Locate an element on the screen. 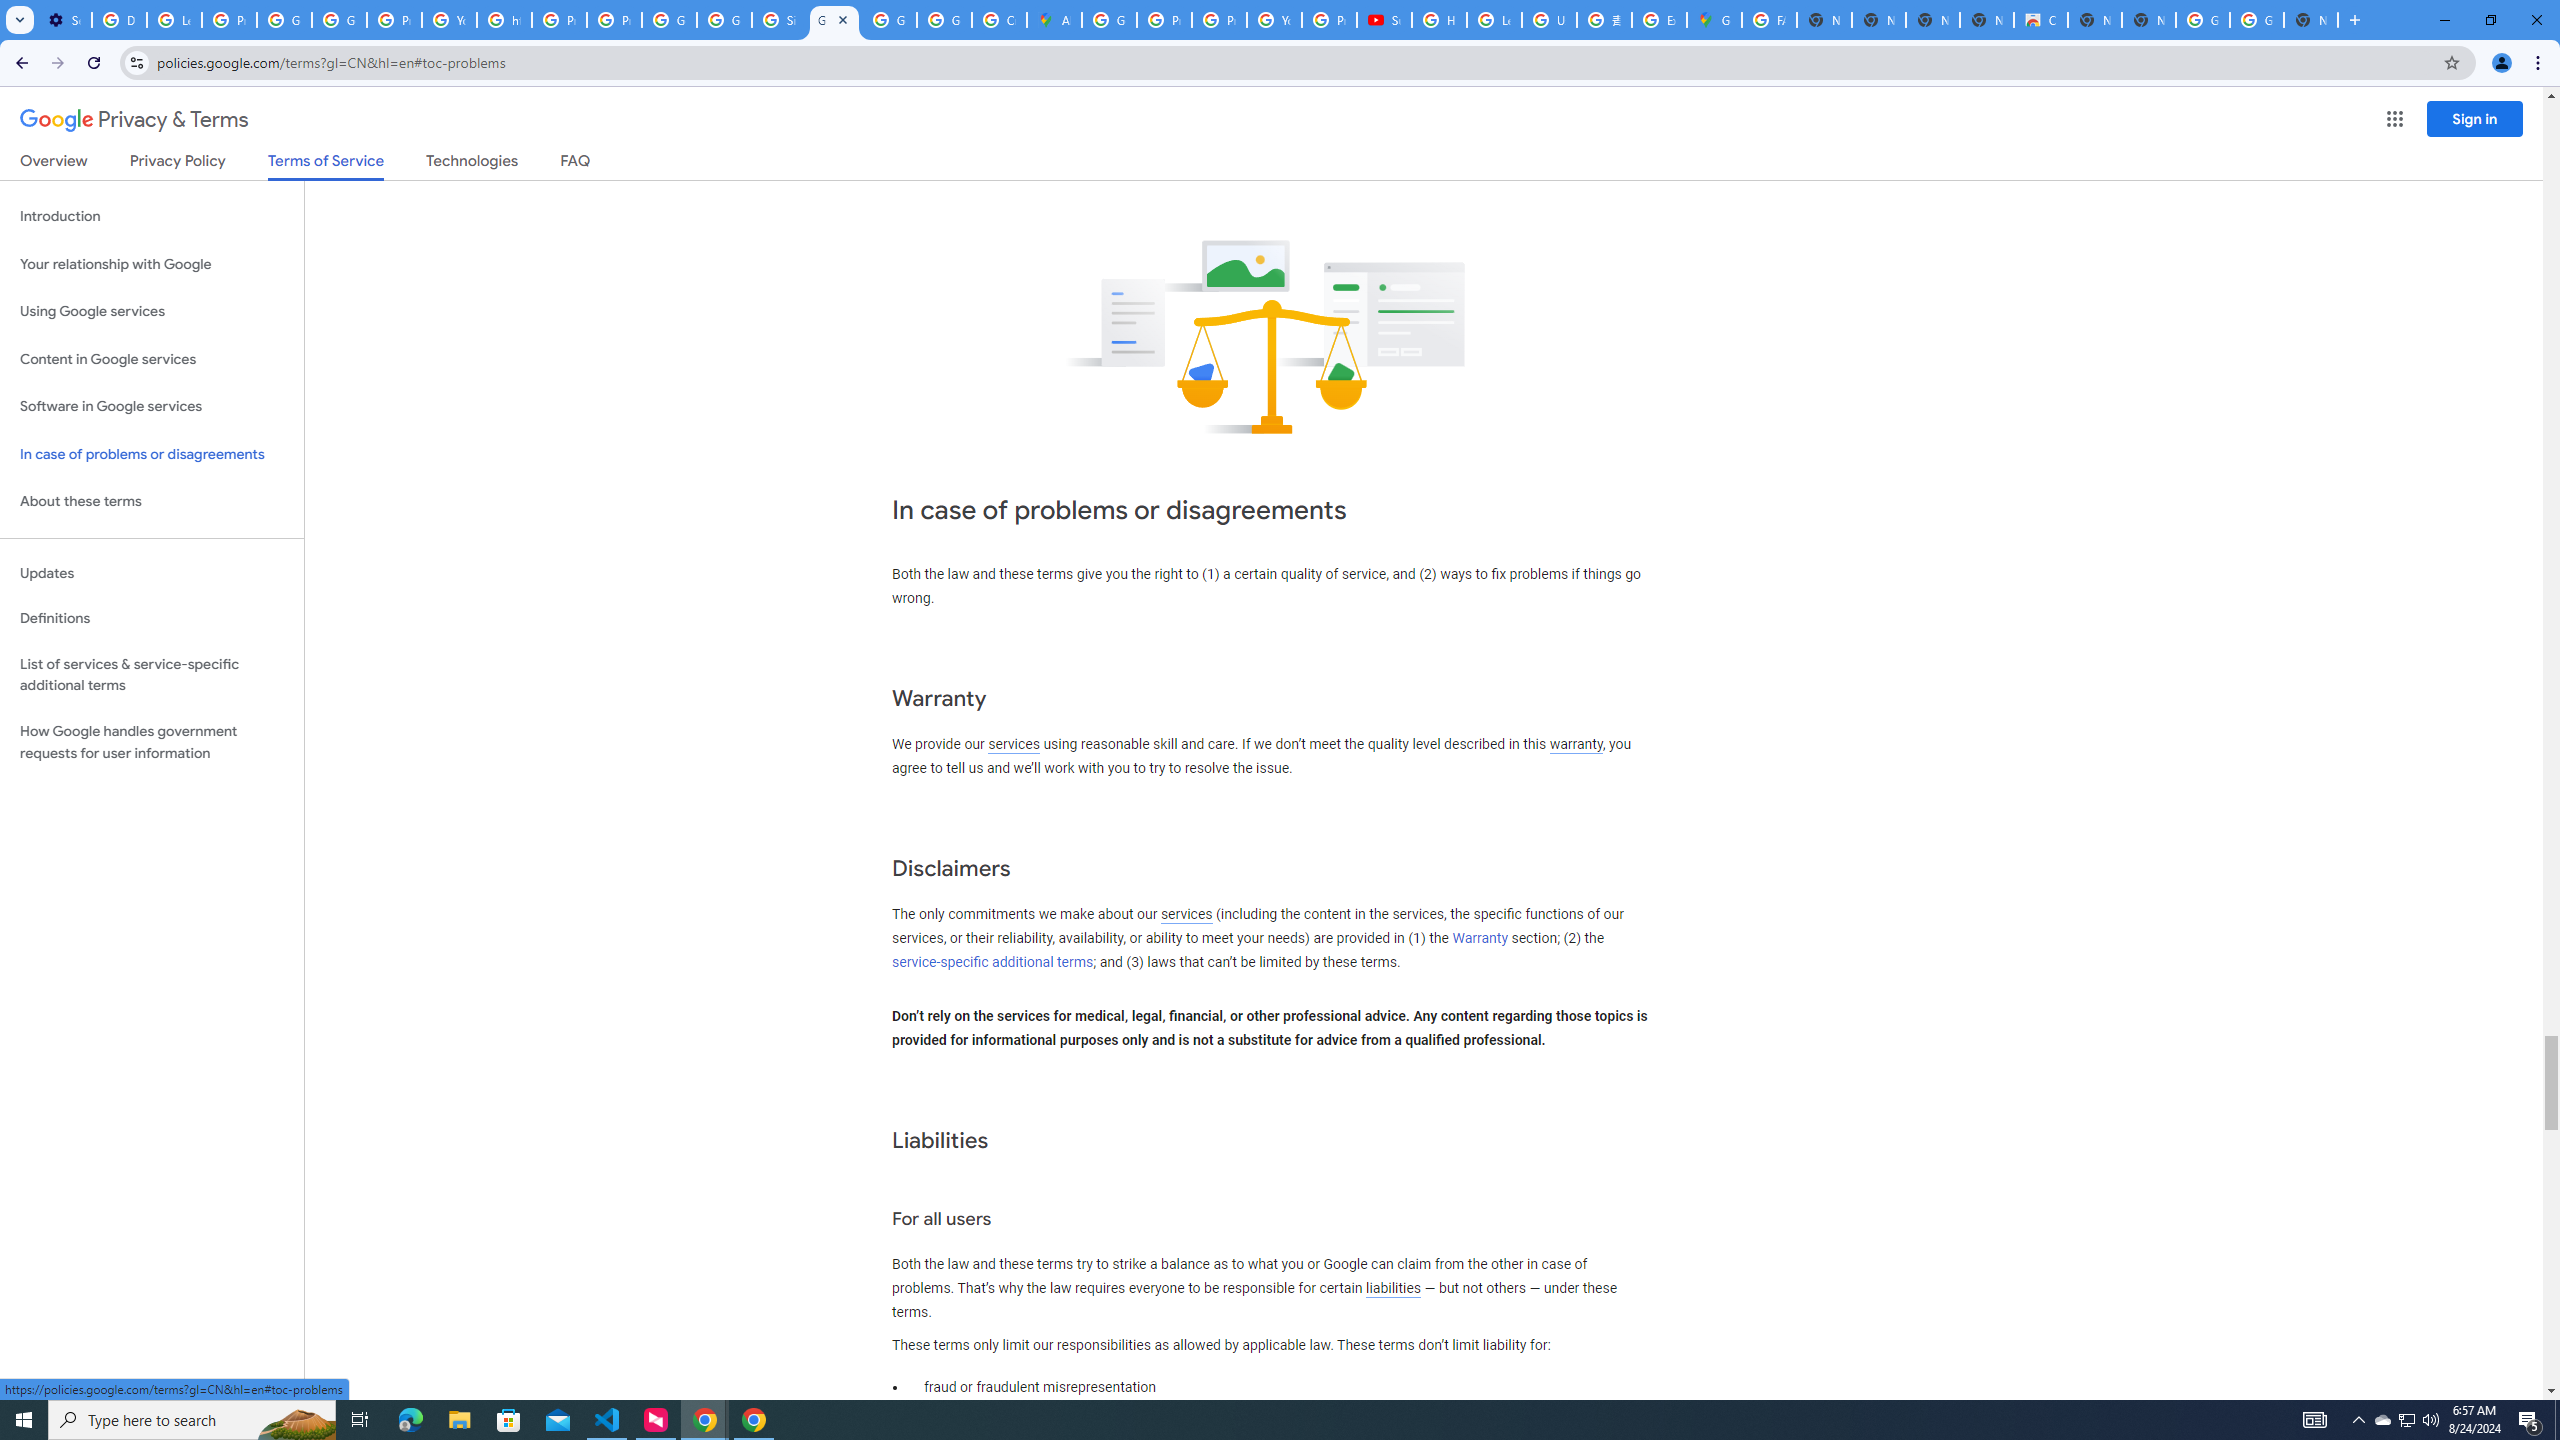 This screenshot has width=2560, height=1440. 'Content in Google services' is located at coordinates (151, 360).